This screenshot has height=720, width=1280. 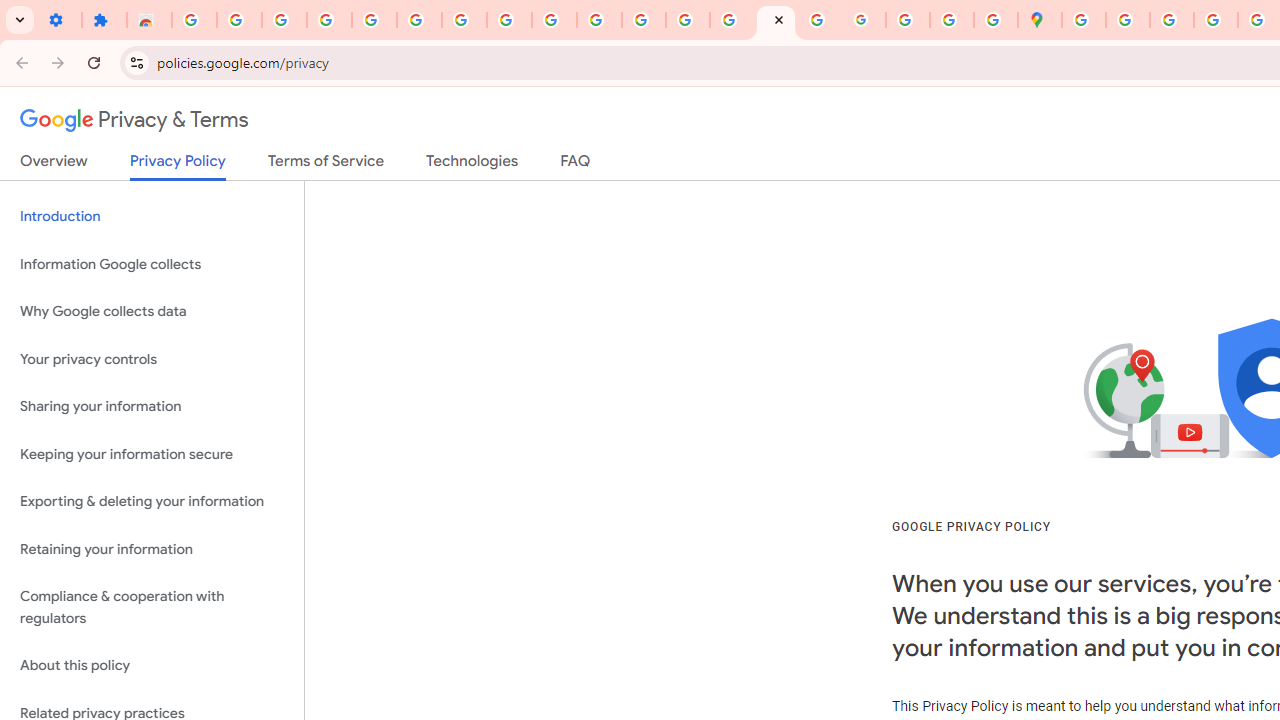 I want to click on 'Settings - On startup', so click(x=59, y=20).